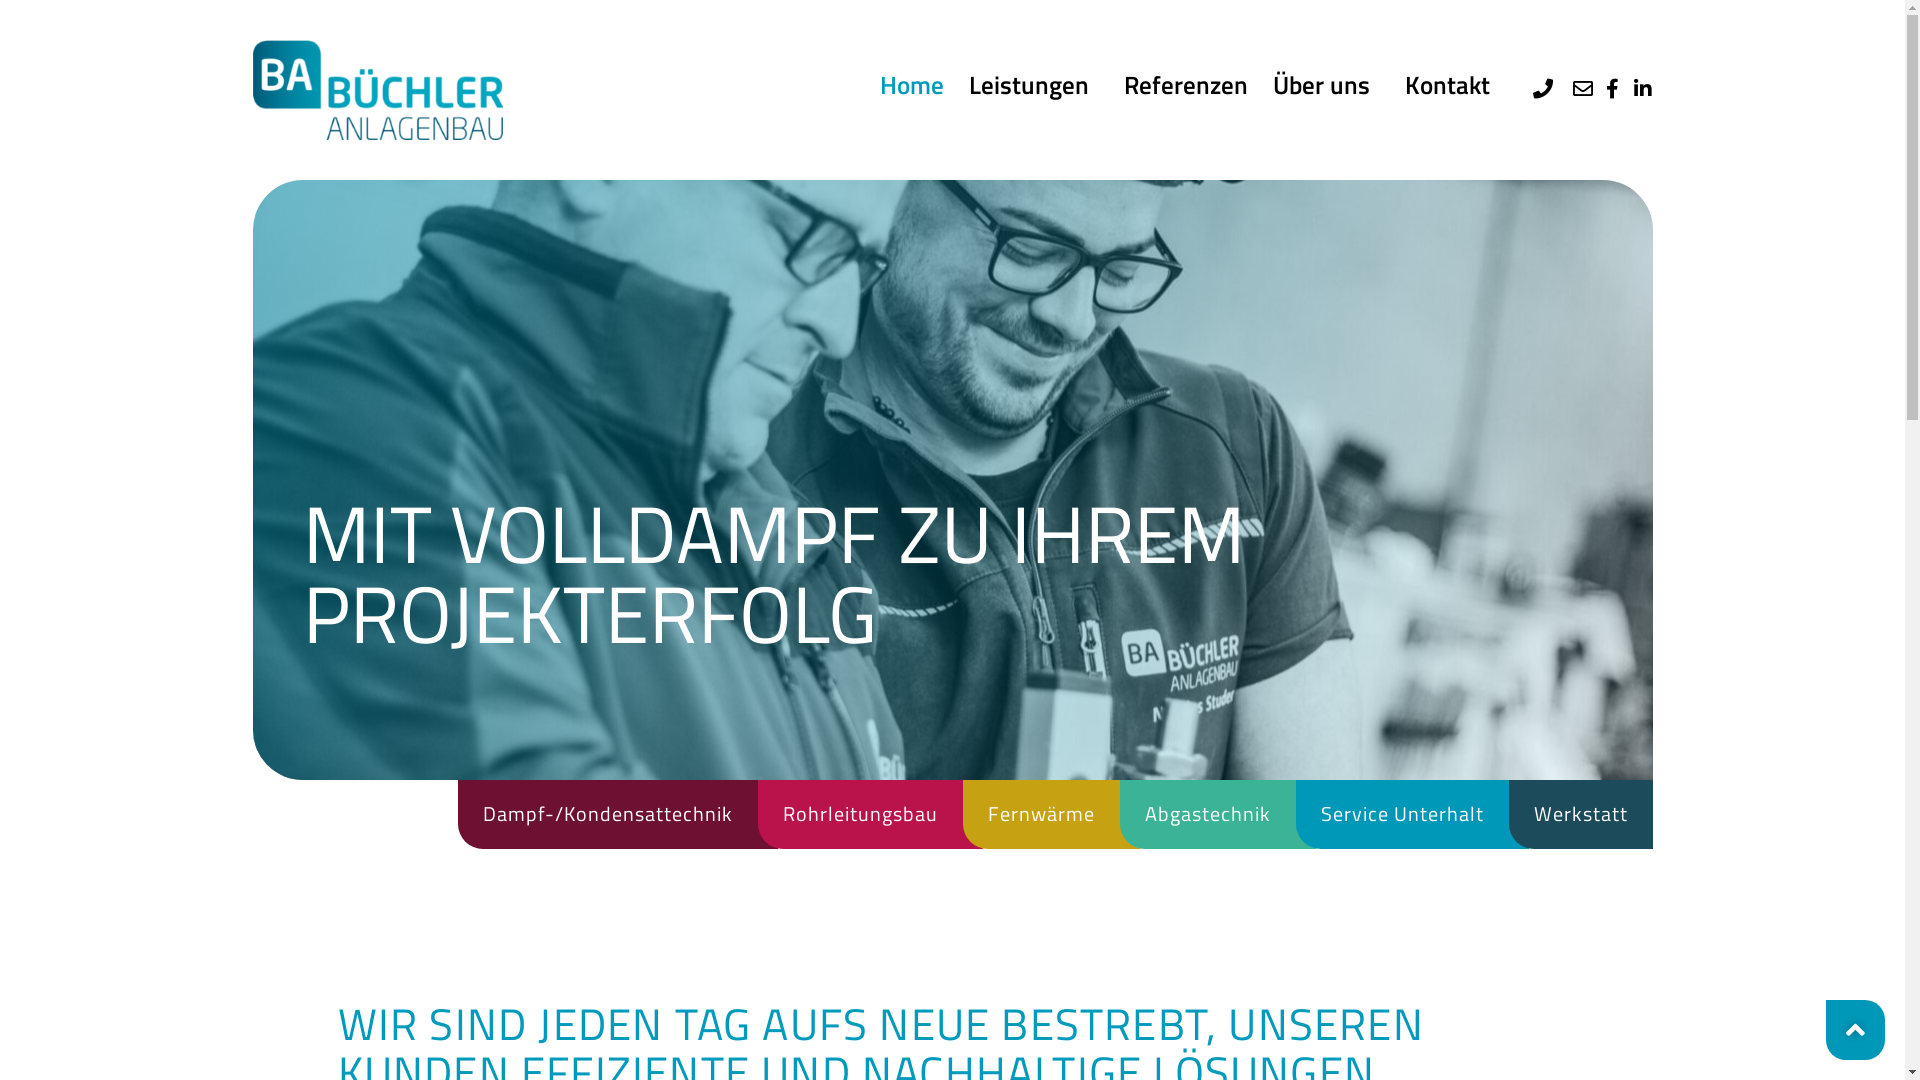 The width and height of the screenshot is (1920, 1080). I want to click on 'Rohrleitungsbau', so click(781, 813).